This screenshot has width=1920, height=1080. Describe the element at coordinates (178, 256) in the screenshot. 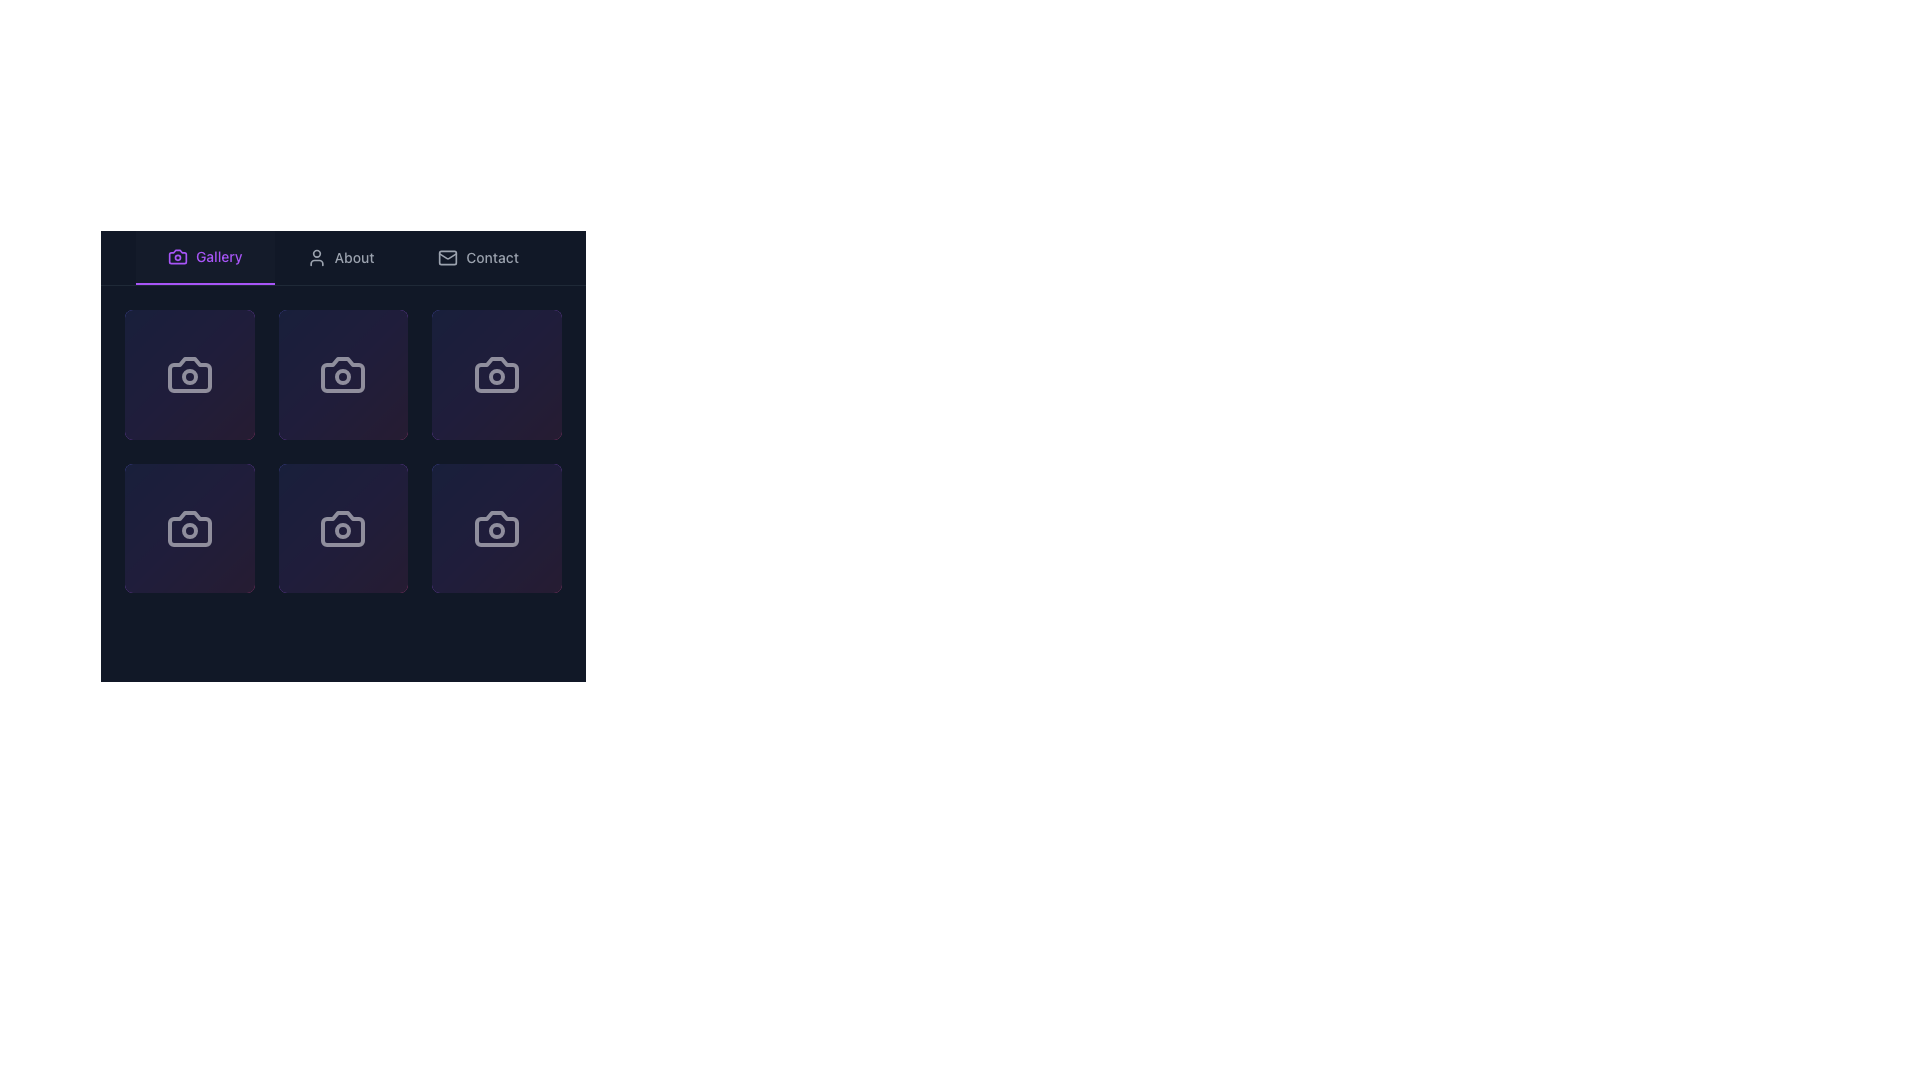

I see `the 'Gallery' icon located in the header navigation bar, which is positioned to the left of the purple-highlighted 'Gallery' text` at that location.